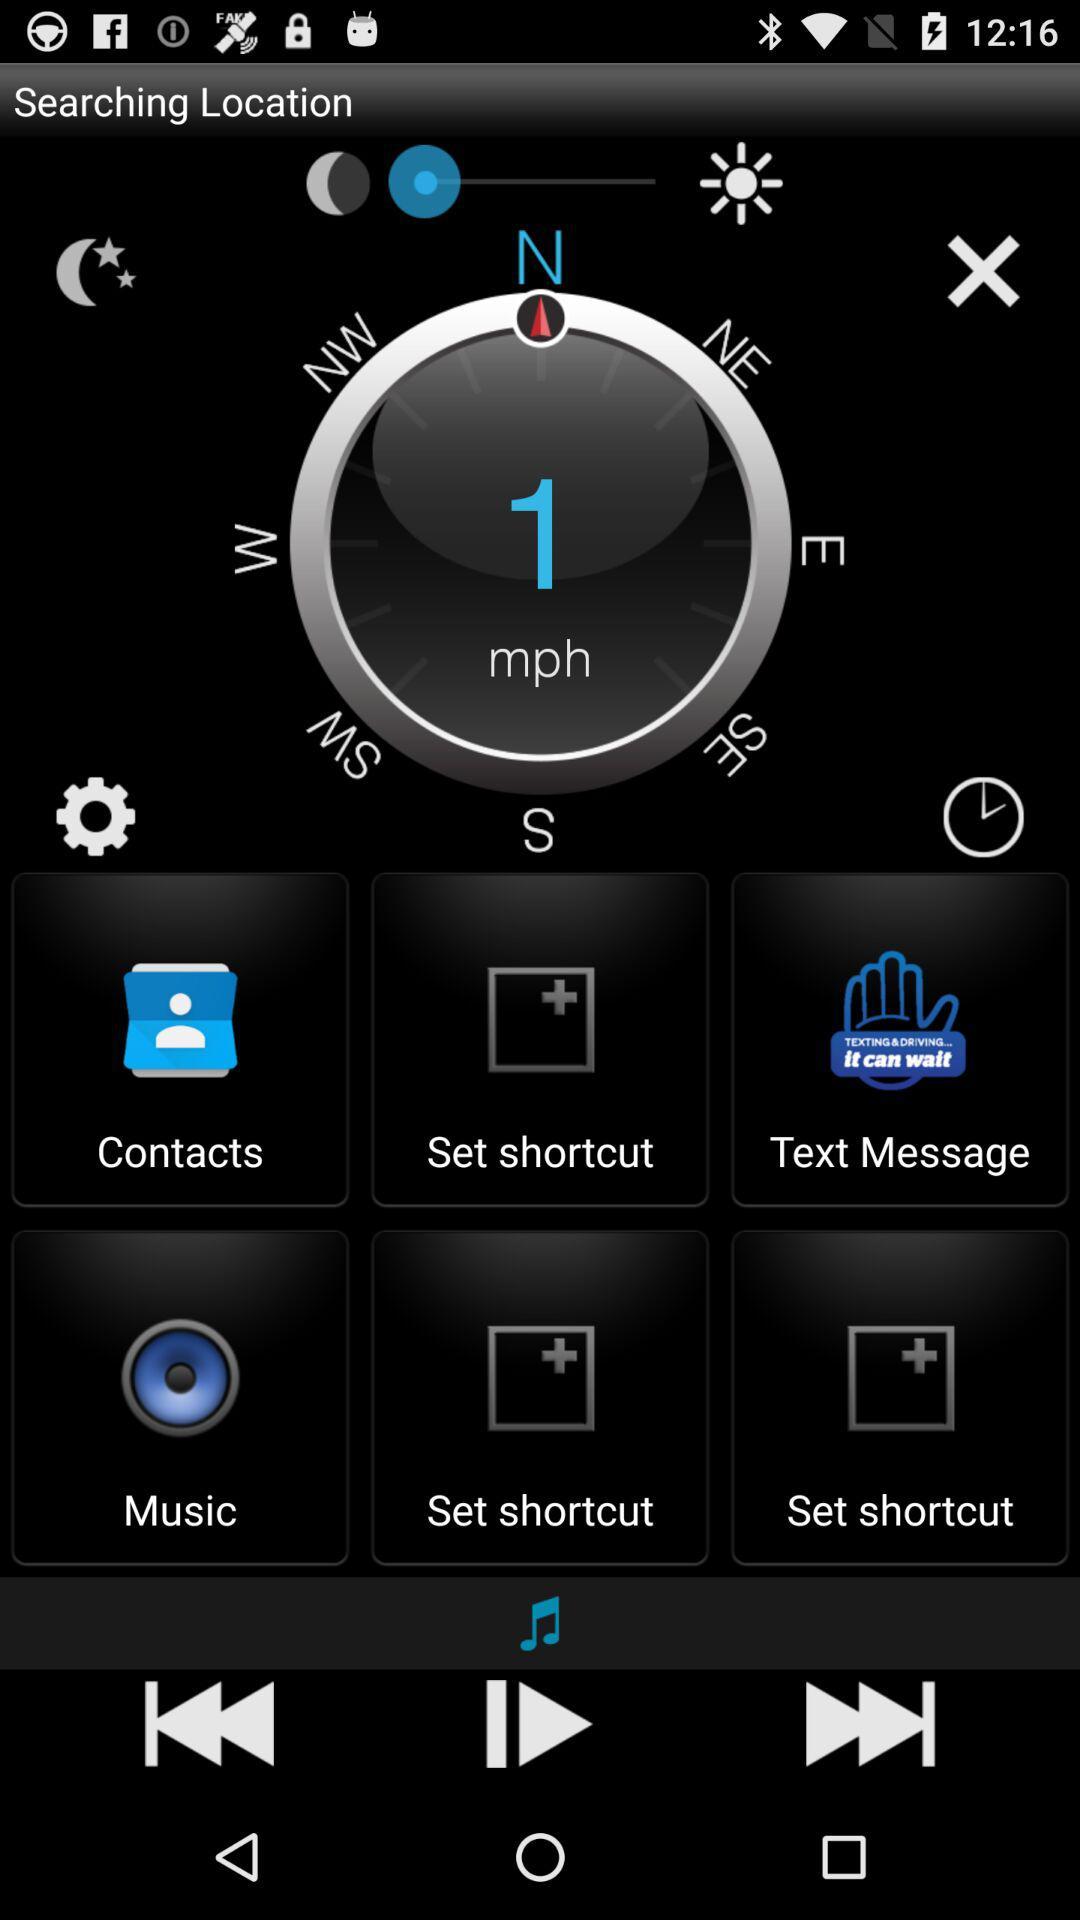 This screenshot has width=1080, height=1920. I want to click on the close icon, so click(982, 289).